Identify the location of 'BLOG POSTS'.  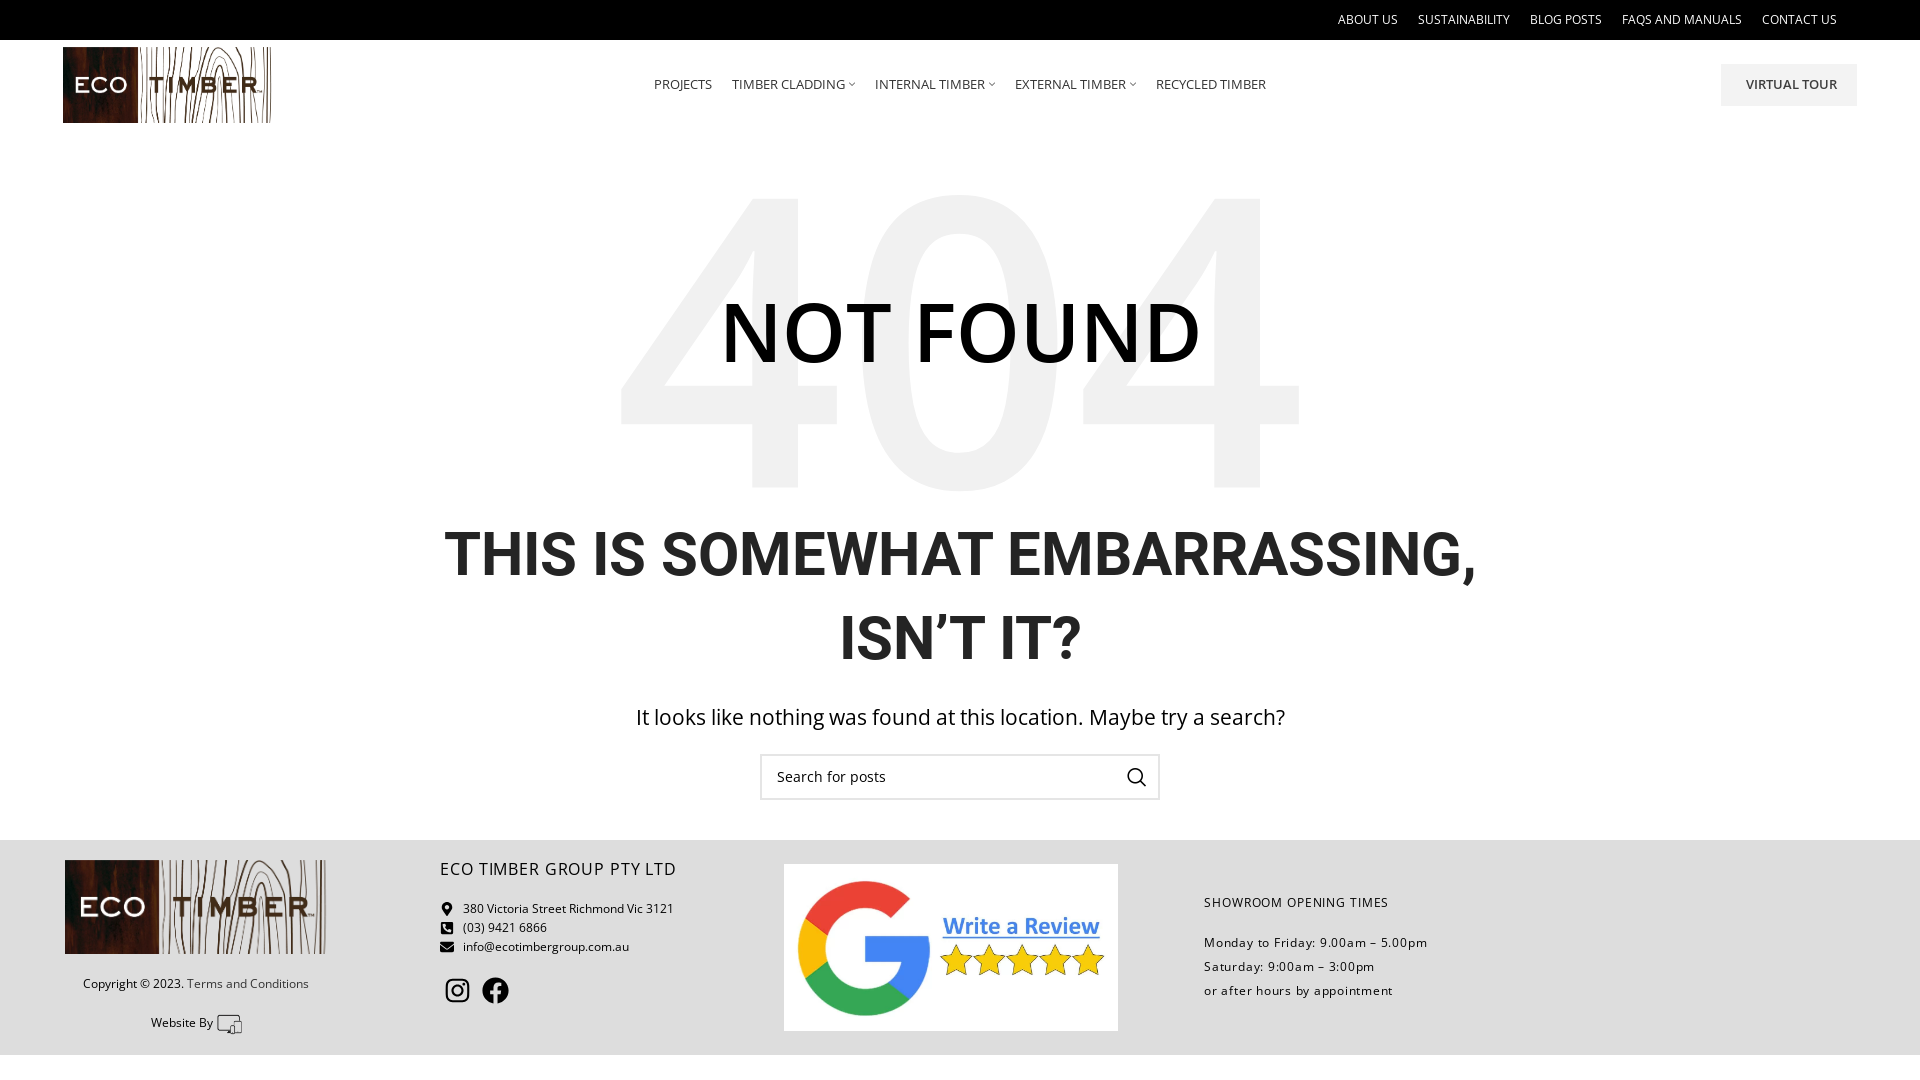
(1529, 19).